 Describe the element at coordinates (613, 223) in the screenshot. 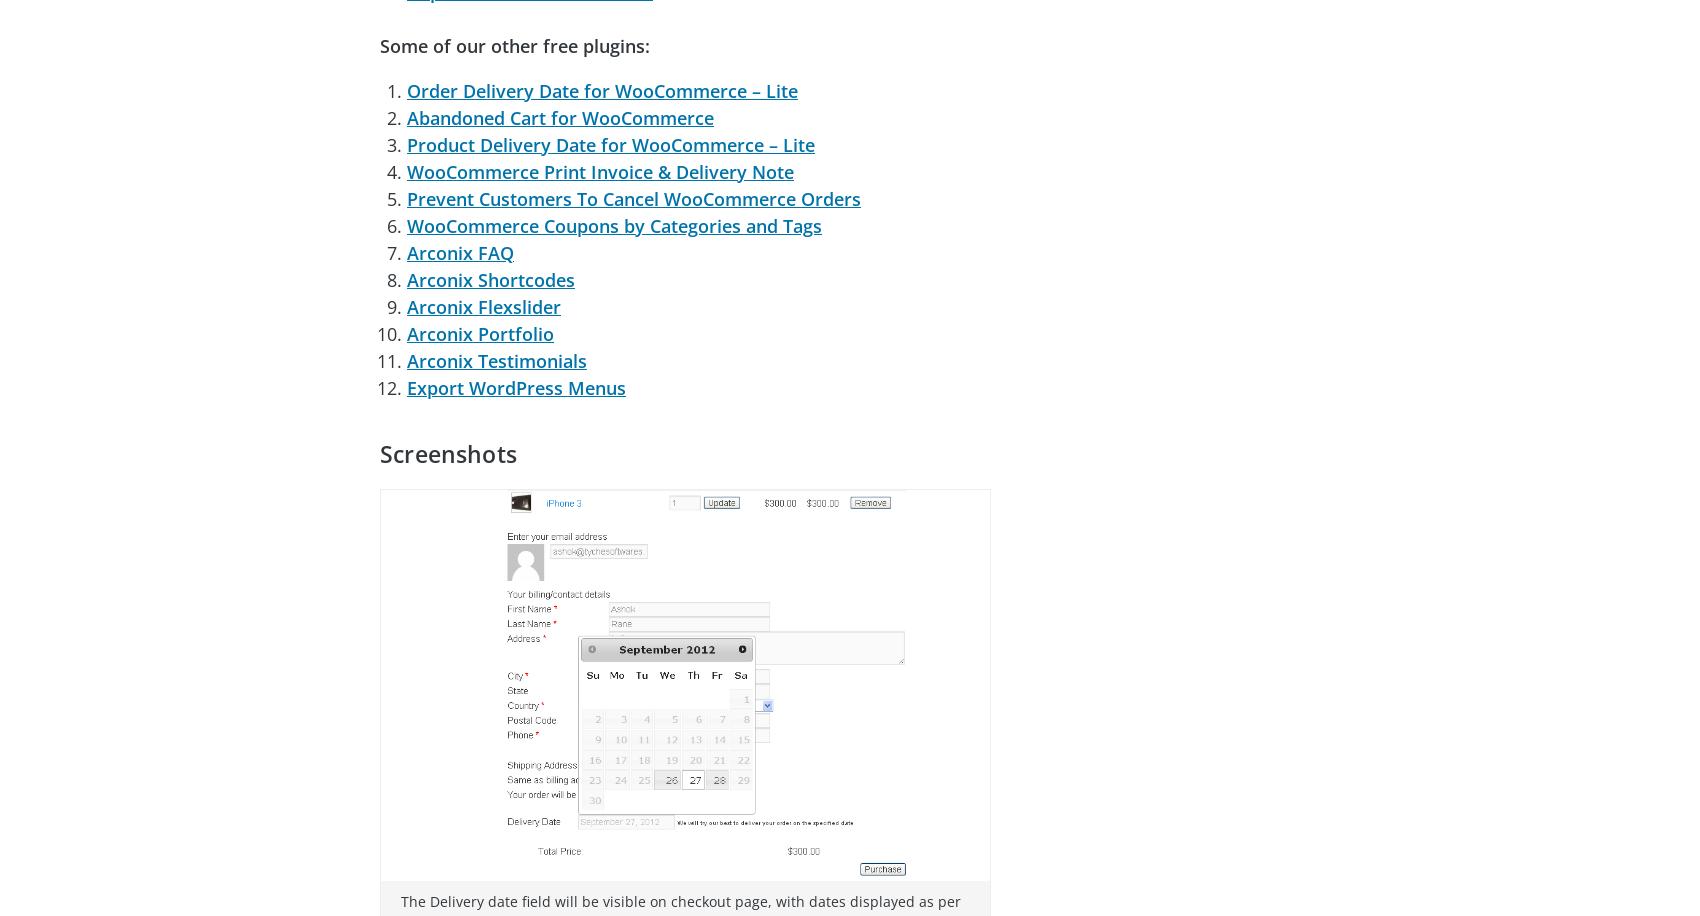

I see `'WooCommerce Coupons by Categories and Tags'` at that location.